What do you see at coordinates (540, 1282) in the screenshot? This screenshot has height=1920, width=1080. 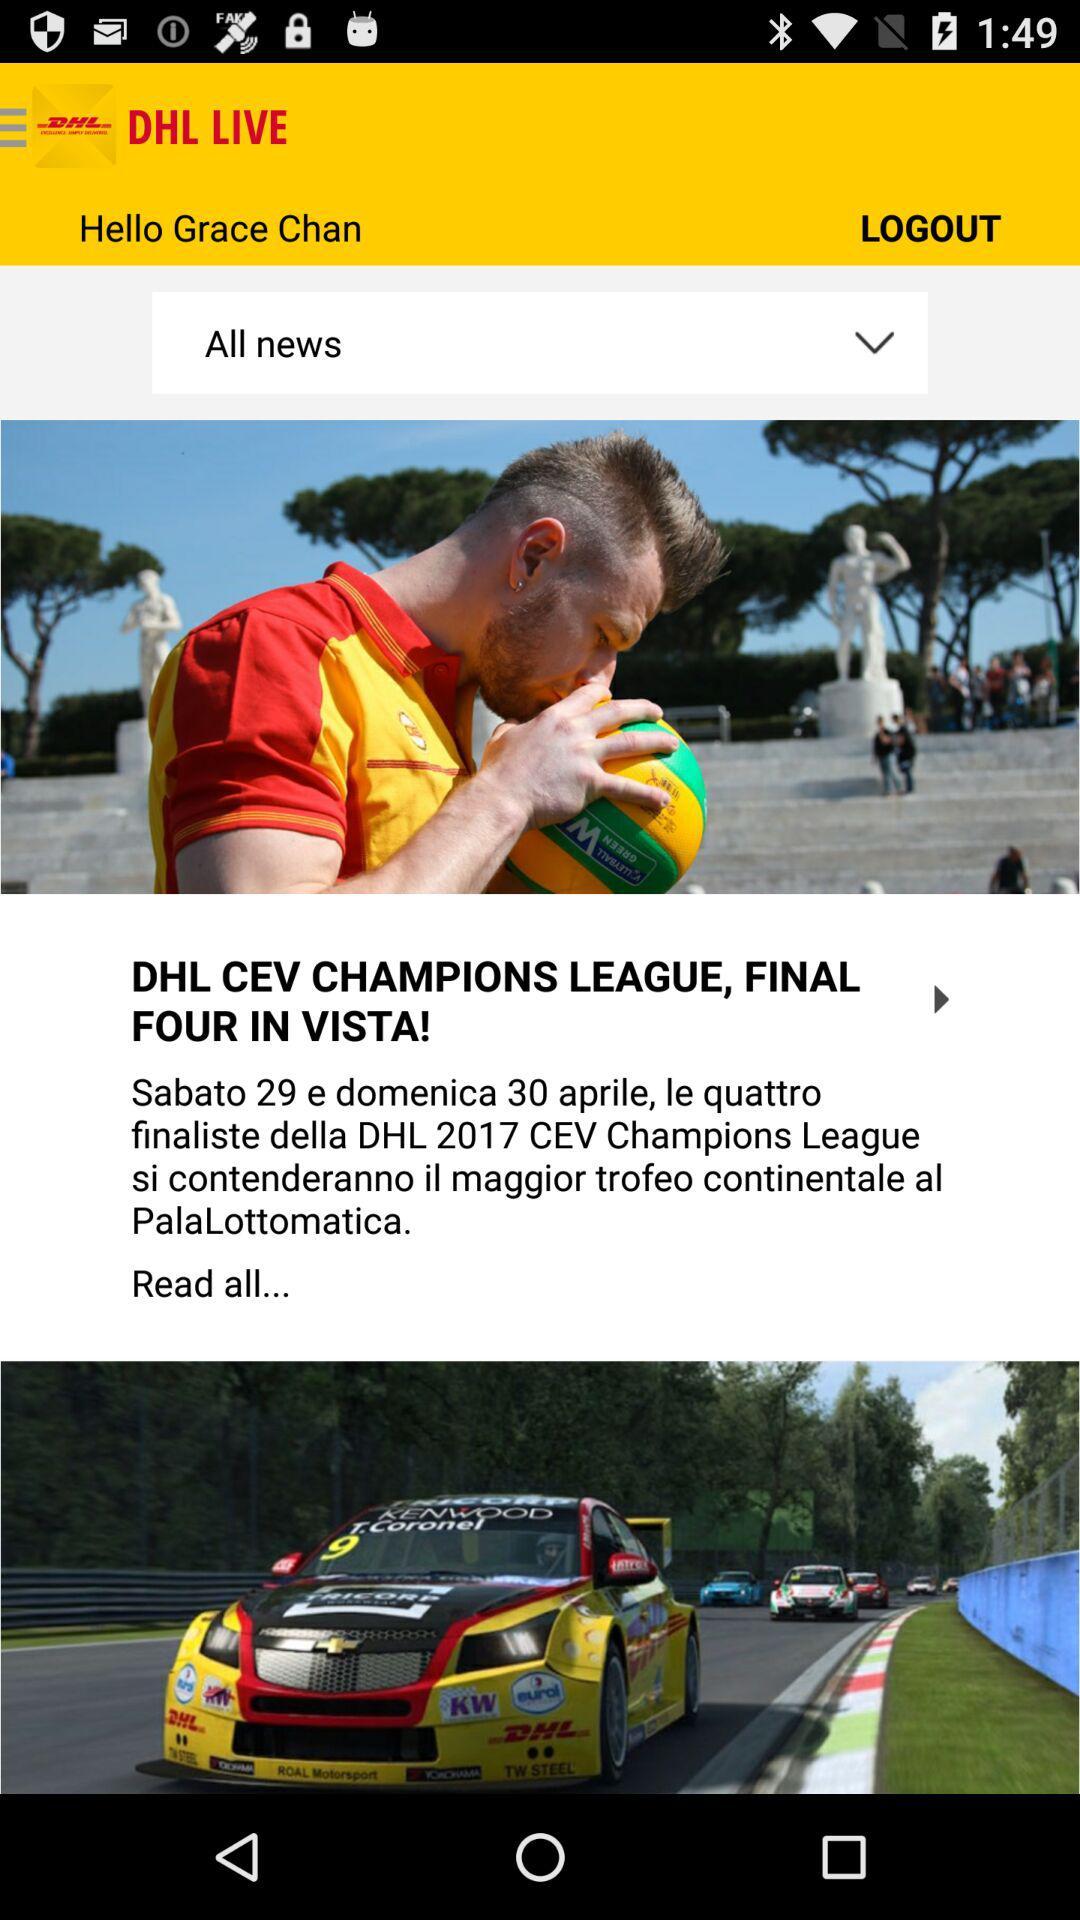 I see `read all... item` at bounding box center [540, 1282].